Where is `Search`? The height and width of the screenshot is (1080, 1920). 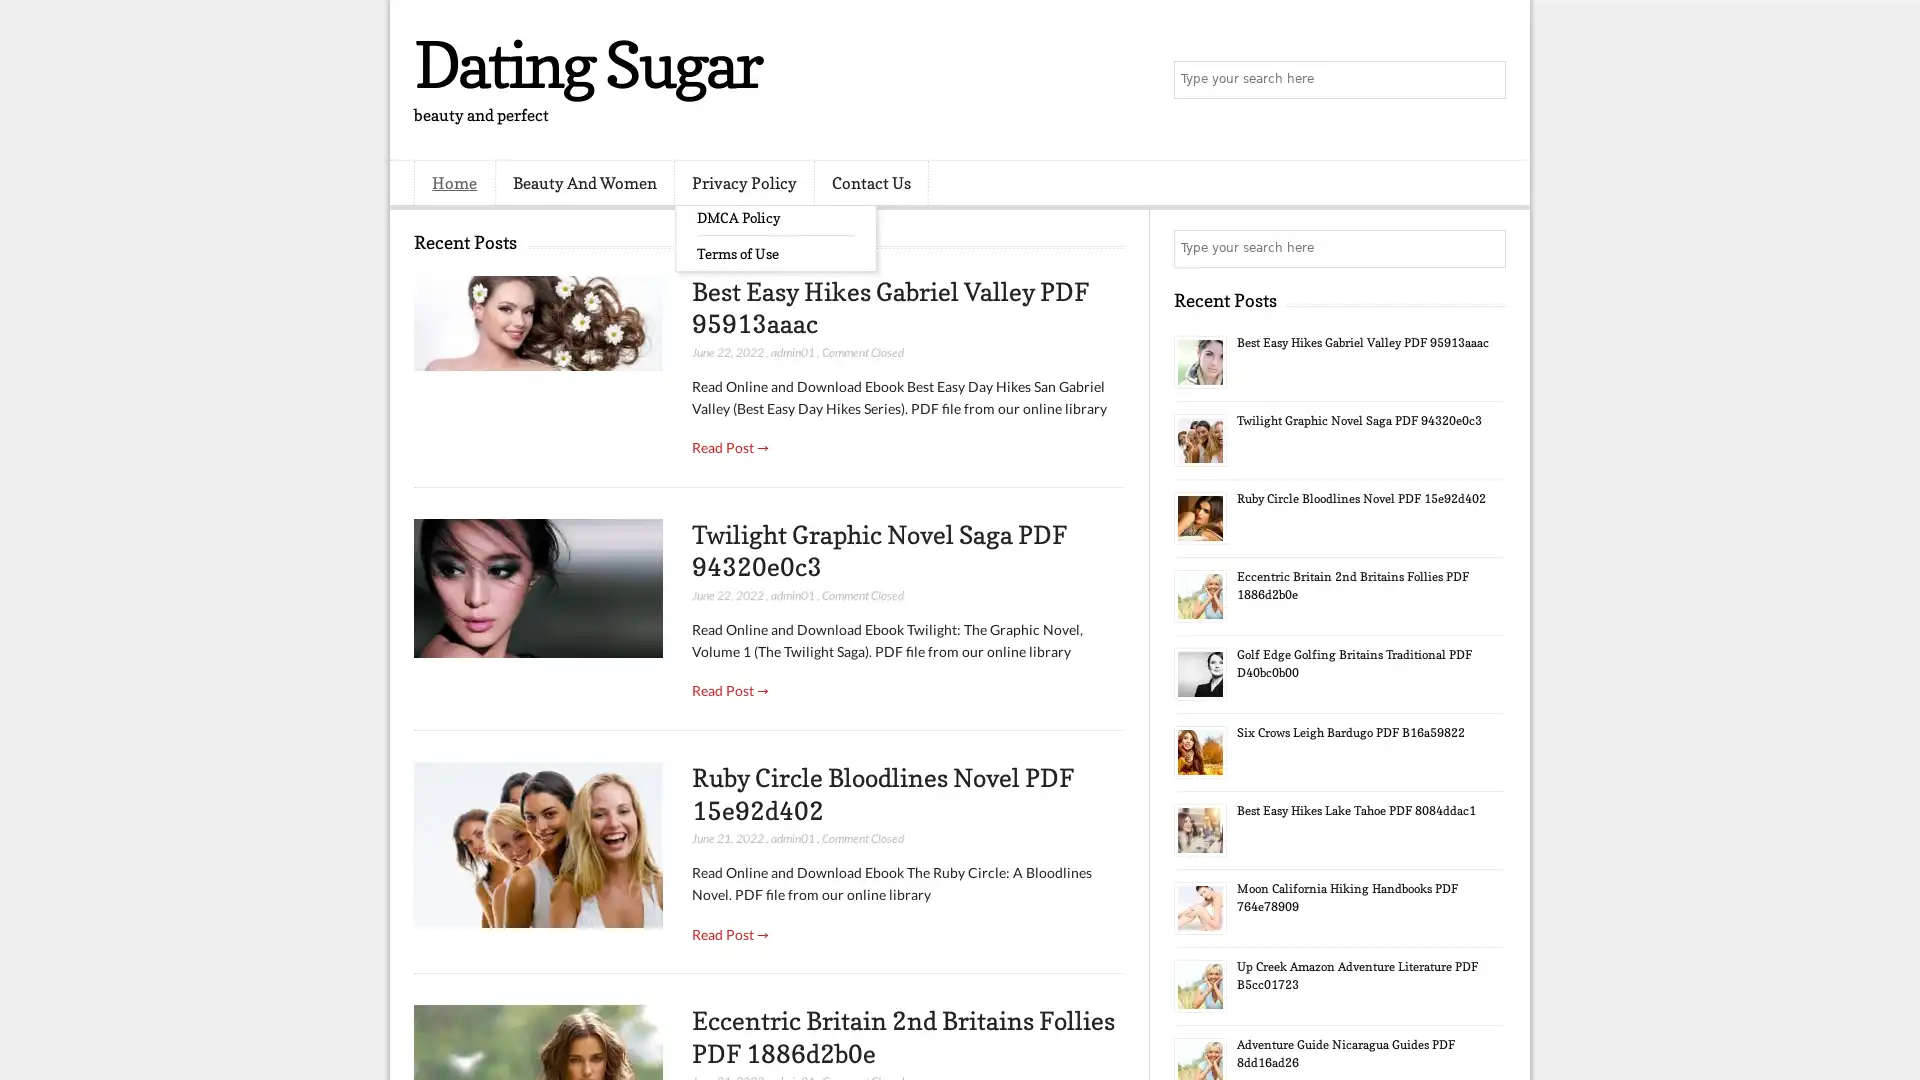 Search is located at coordinates (1485, 80).